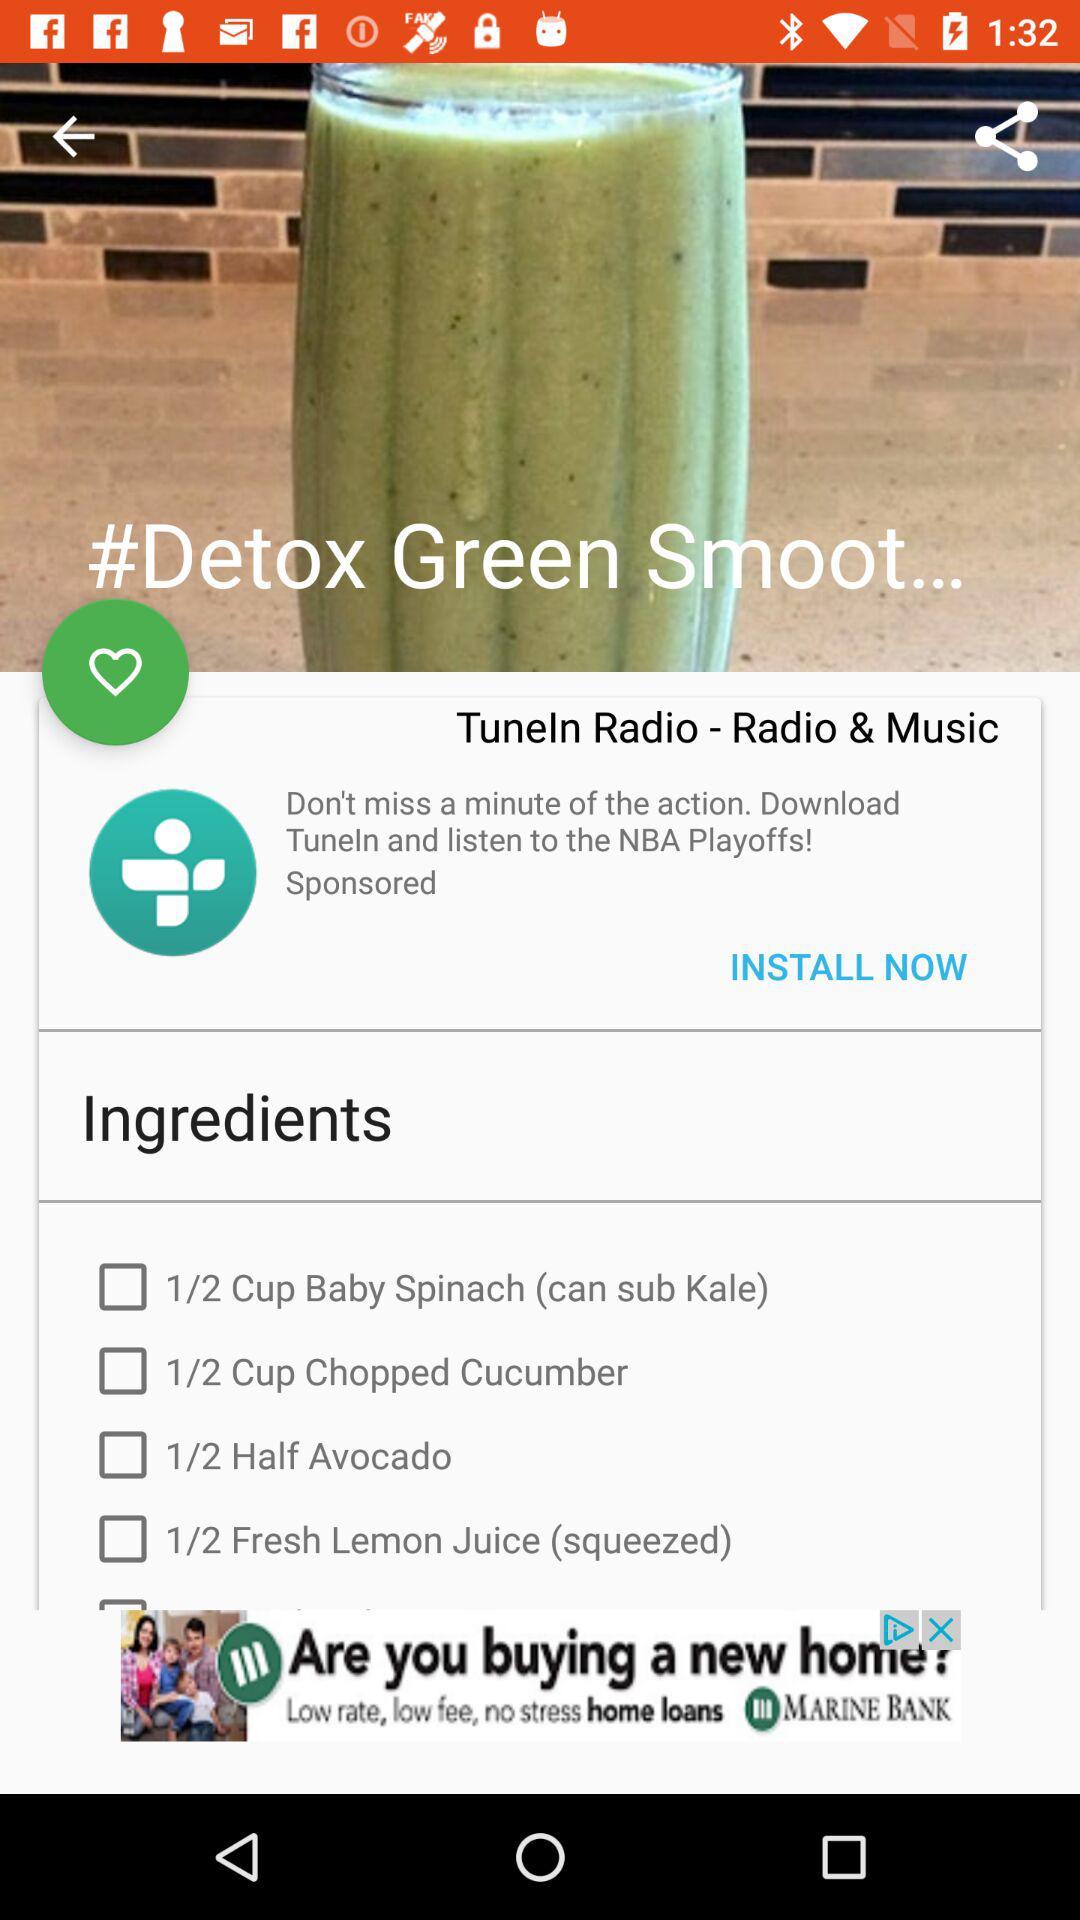 The width and height of the screenshot is (1080, 1920). What do you see at coordinates (171, 872) in the screenshot?
I see `the button` at bounding box center [171, 872].